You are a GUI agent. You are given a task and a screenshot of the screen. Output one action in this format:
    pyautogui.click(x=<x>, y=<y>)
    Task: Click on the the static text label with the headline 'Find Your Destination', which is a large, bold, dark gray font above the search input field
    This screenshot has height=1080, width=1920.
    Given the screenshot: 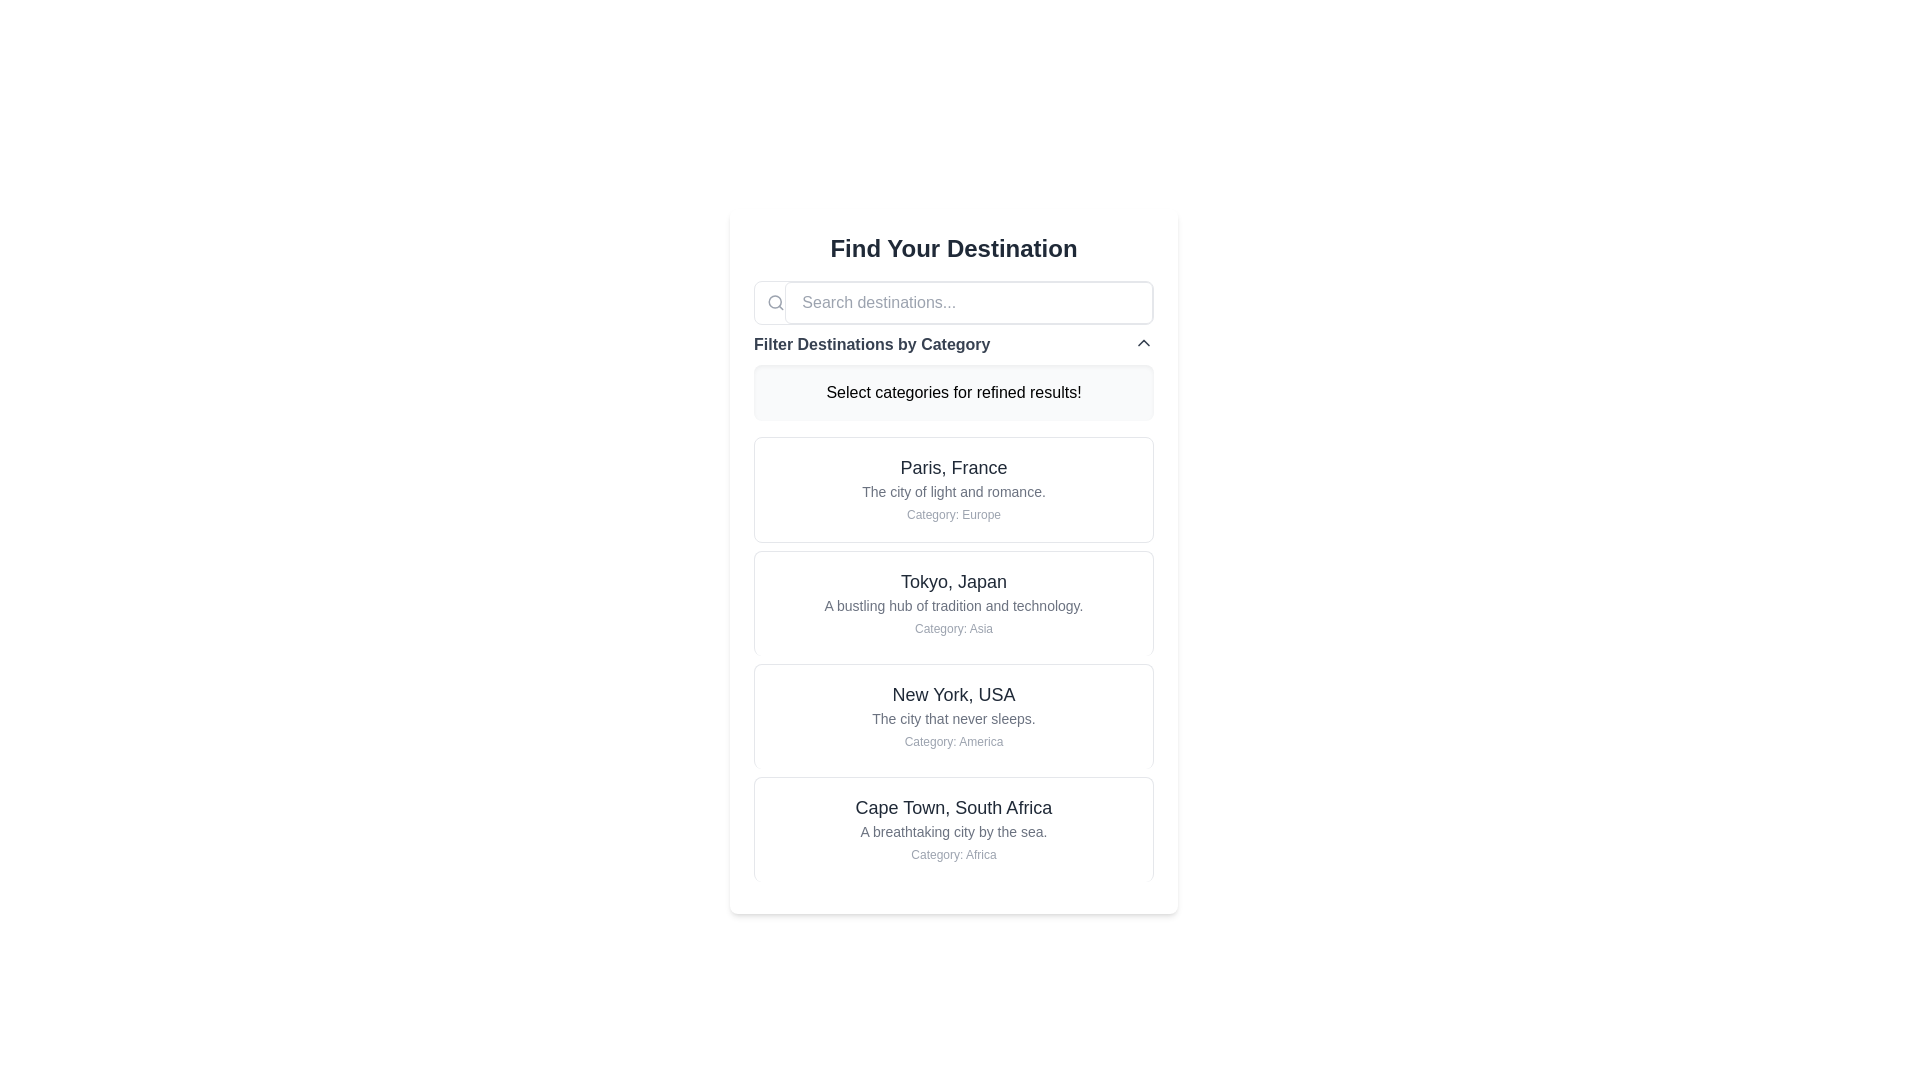 What is the action you would take?
    pyautogui.click(x=953, y=248)
    